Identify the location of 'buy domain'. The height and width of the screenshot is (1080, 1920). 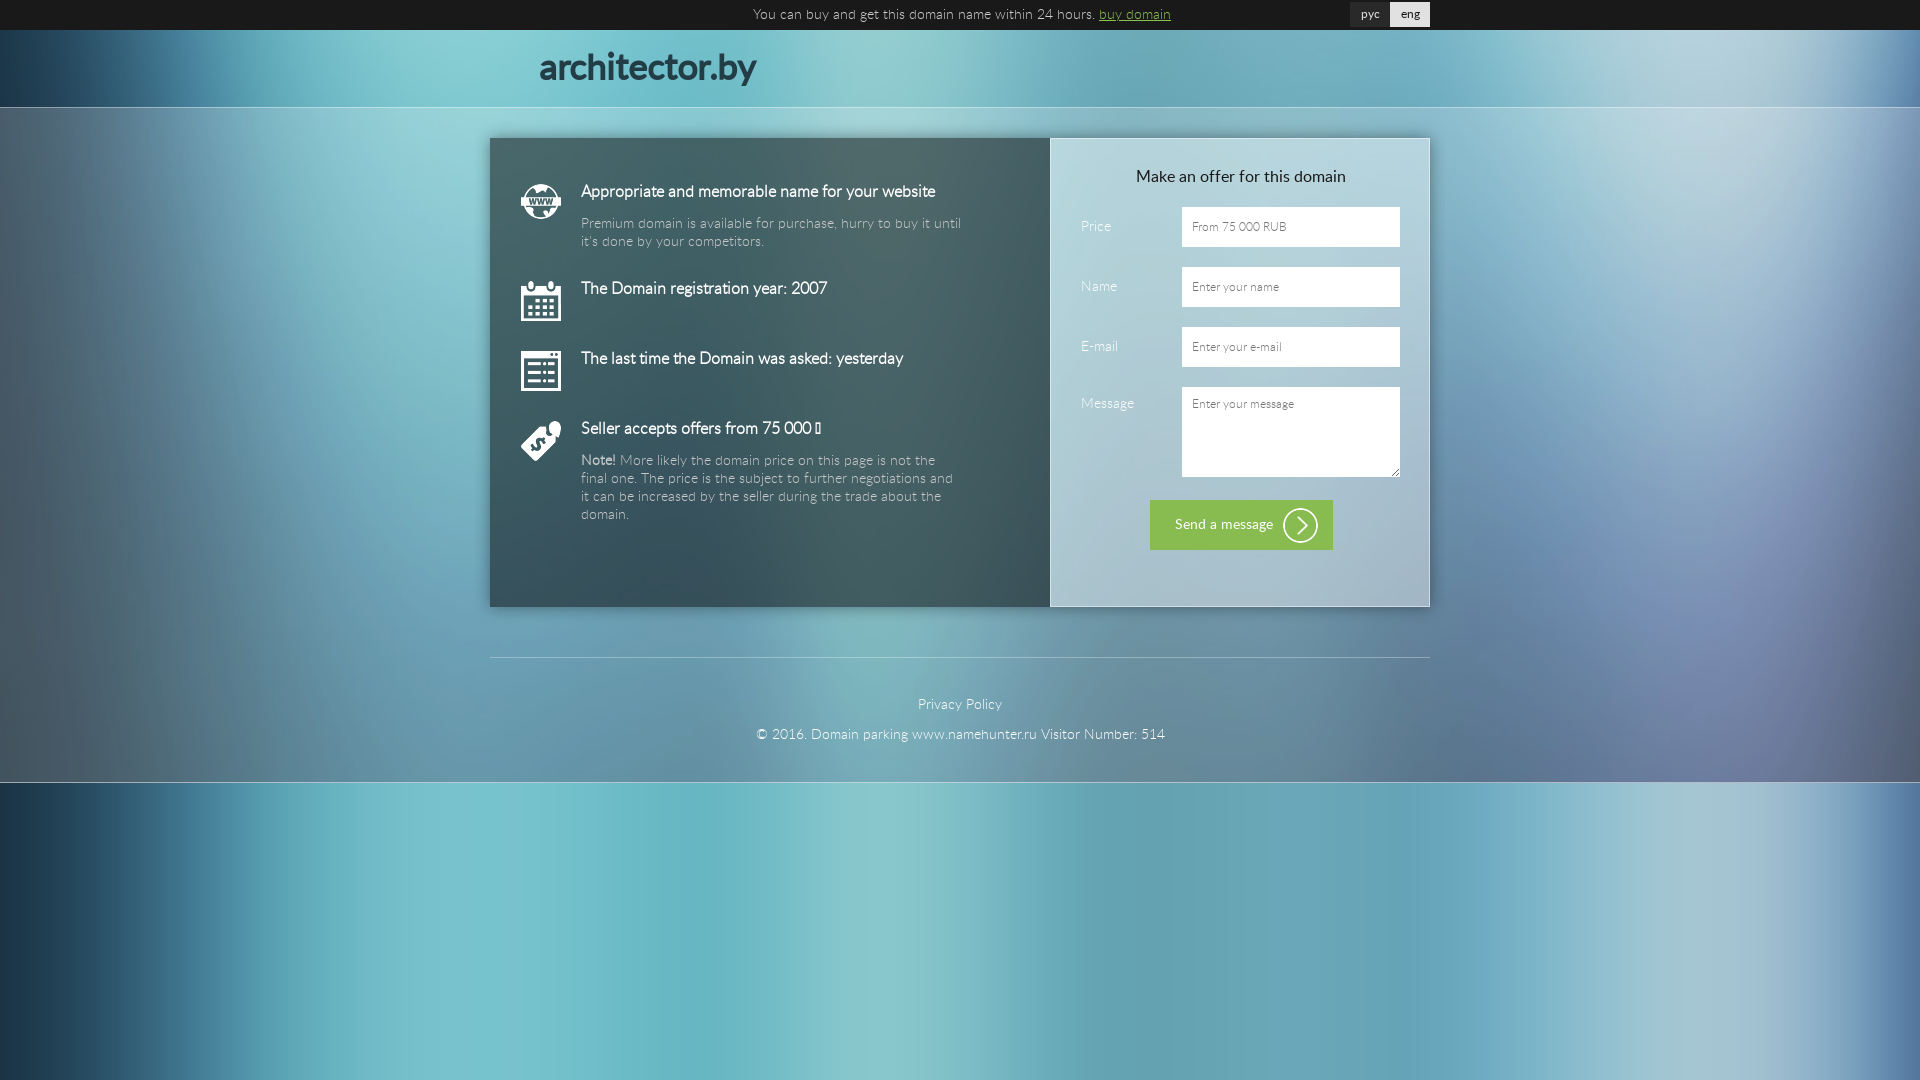
(1134, 15).